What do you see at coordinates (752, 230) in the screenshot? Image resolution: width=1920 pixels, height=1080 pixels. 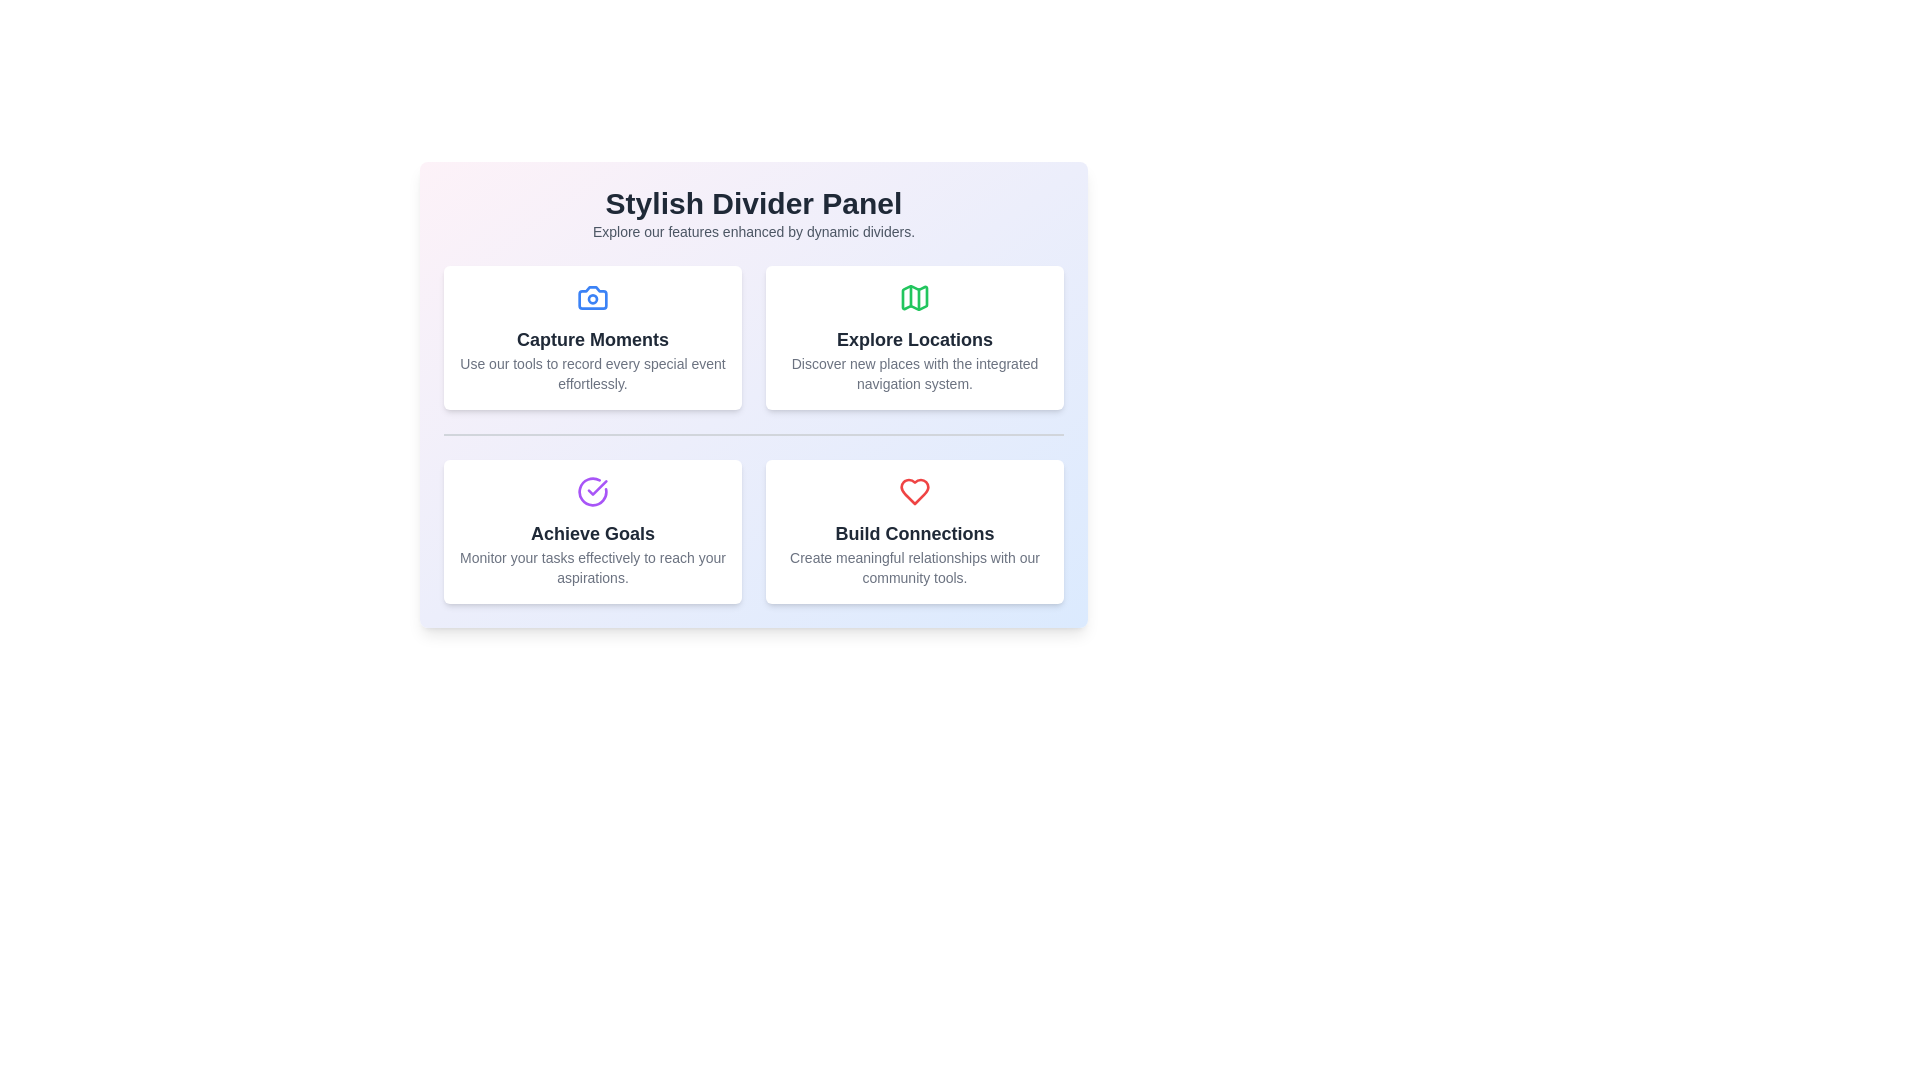 I see `the Text Display that says 'Explore our features enhanced by dynamic dividers.' which is located centrally below the header 'Stylish Divider Panel.'` at bounding box center [752, 230].